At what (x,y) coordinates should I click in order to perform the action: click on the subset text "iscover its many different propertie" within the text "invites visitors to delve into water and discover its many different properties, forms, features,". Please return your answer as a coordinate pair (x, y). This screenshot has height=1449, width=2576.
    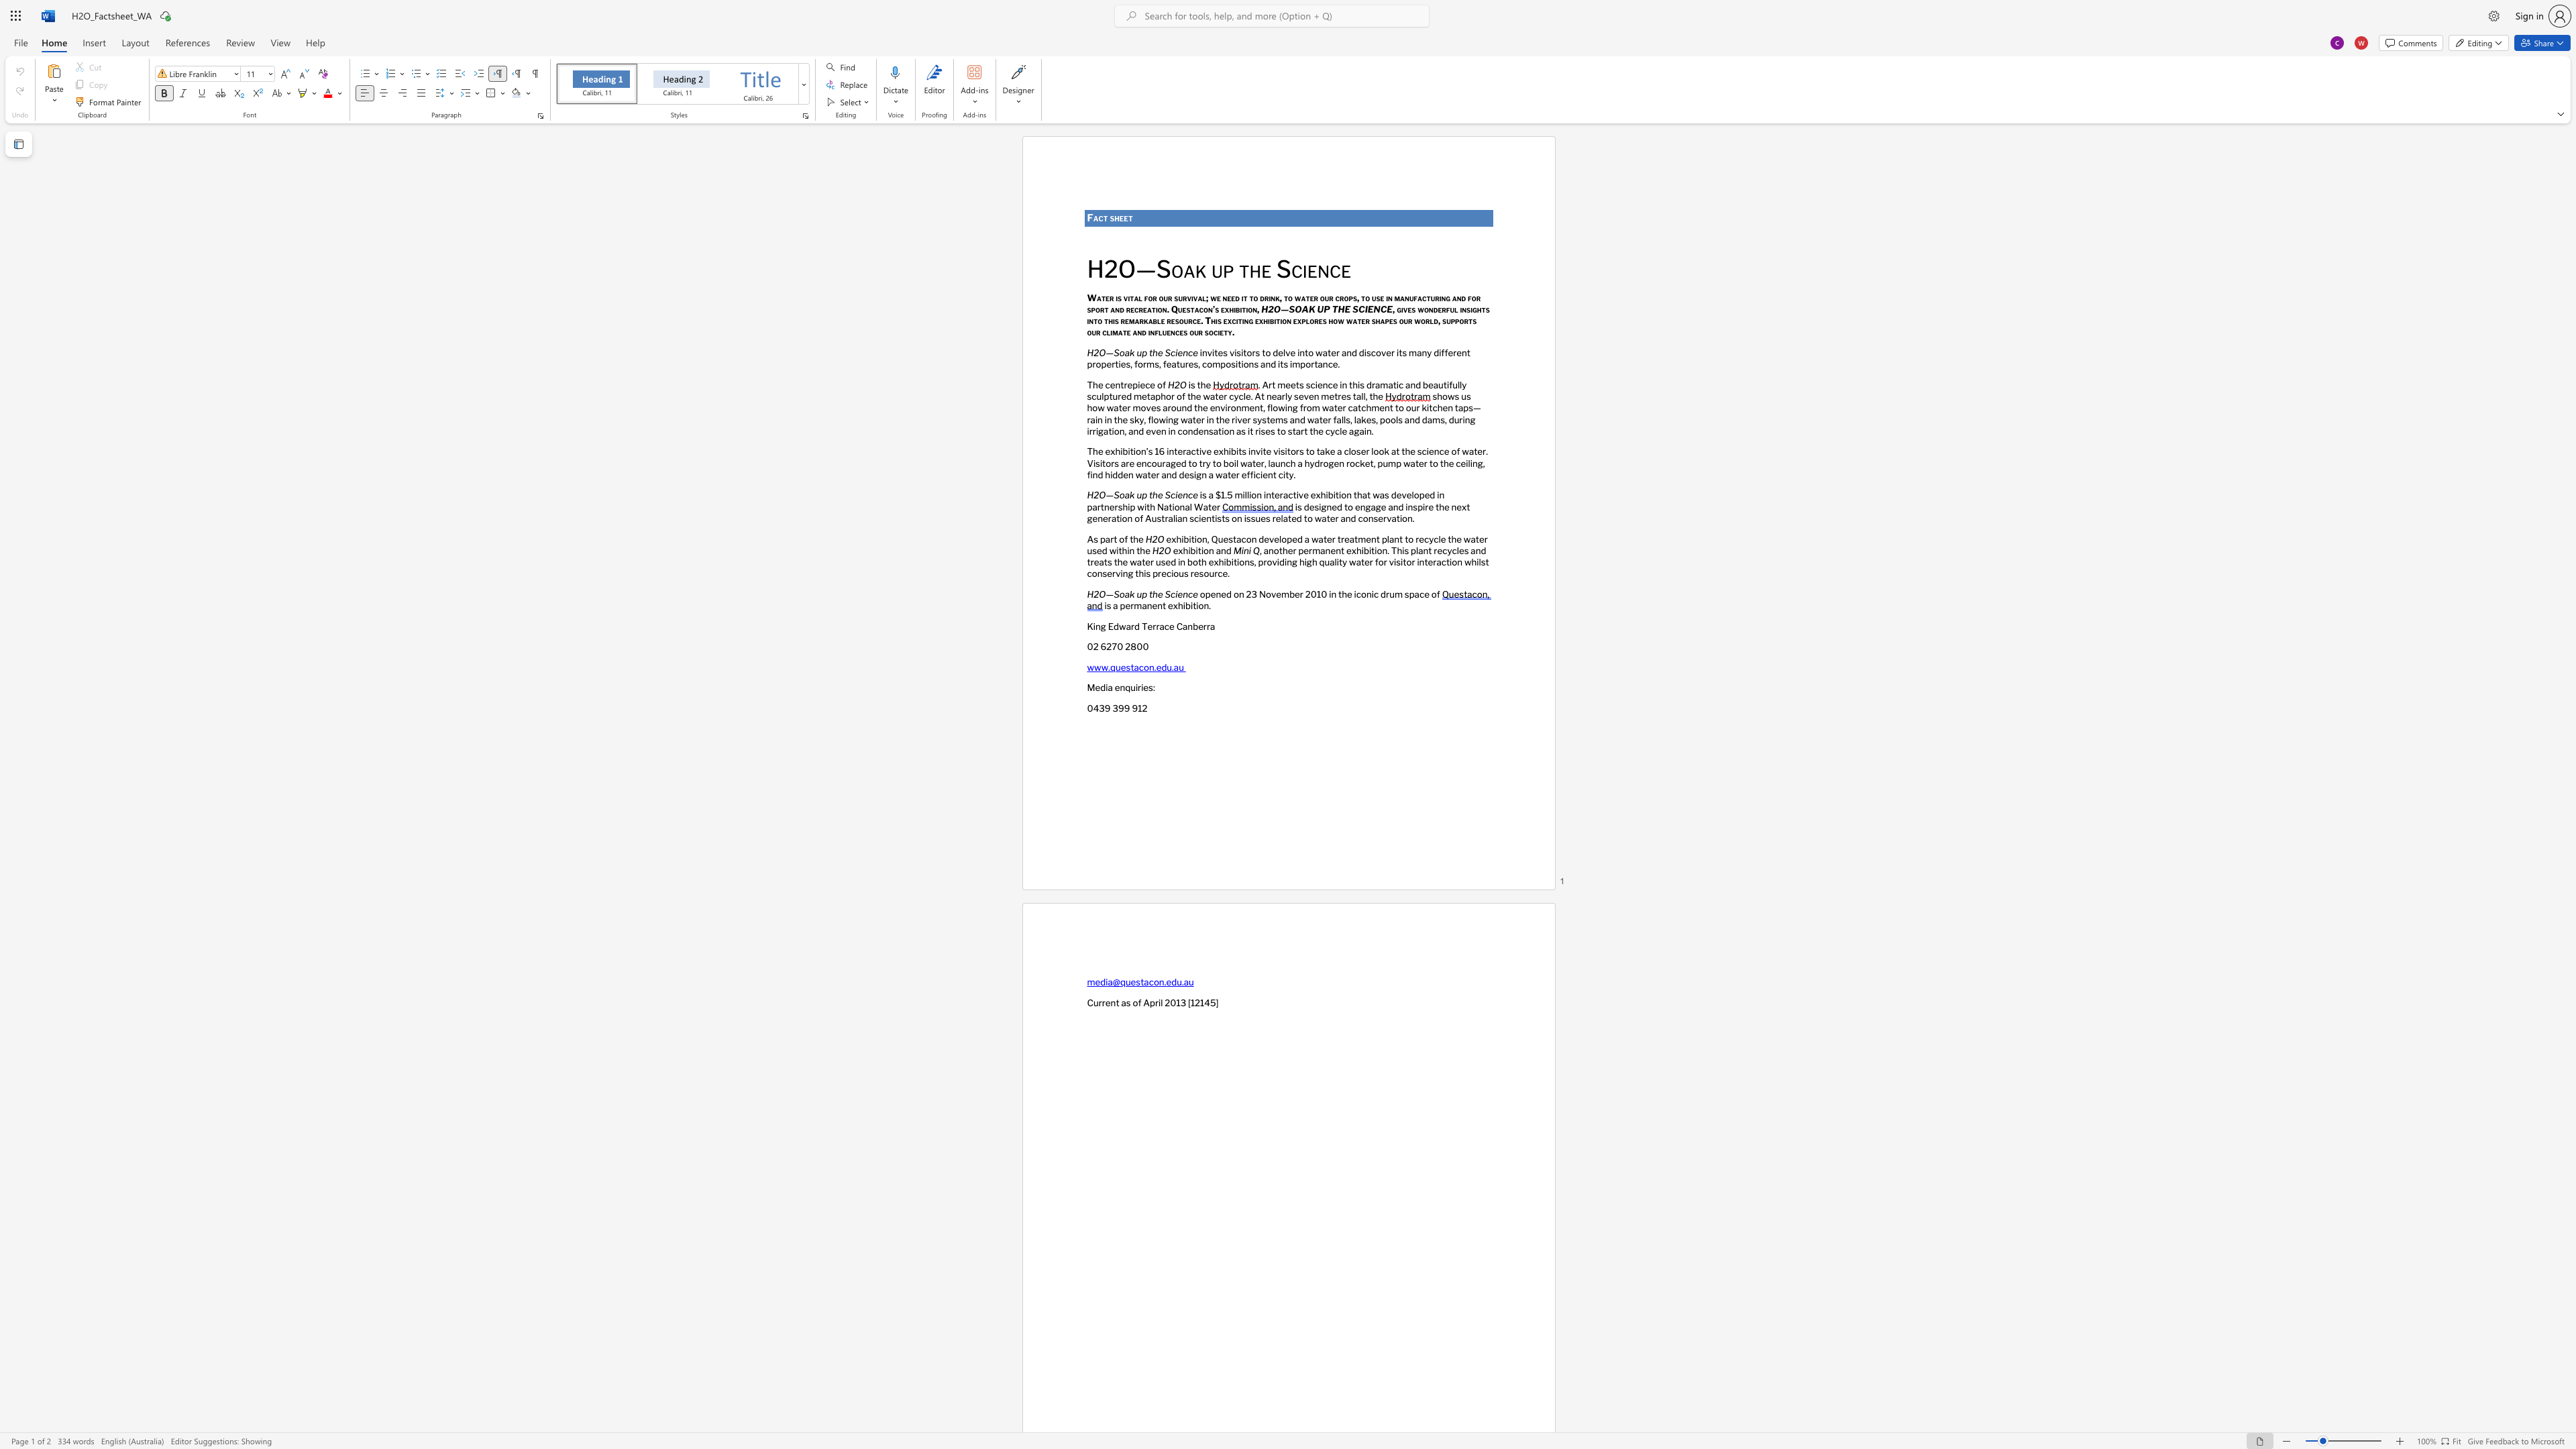
    Looking at the image, I should click on (1362, 352).